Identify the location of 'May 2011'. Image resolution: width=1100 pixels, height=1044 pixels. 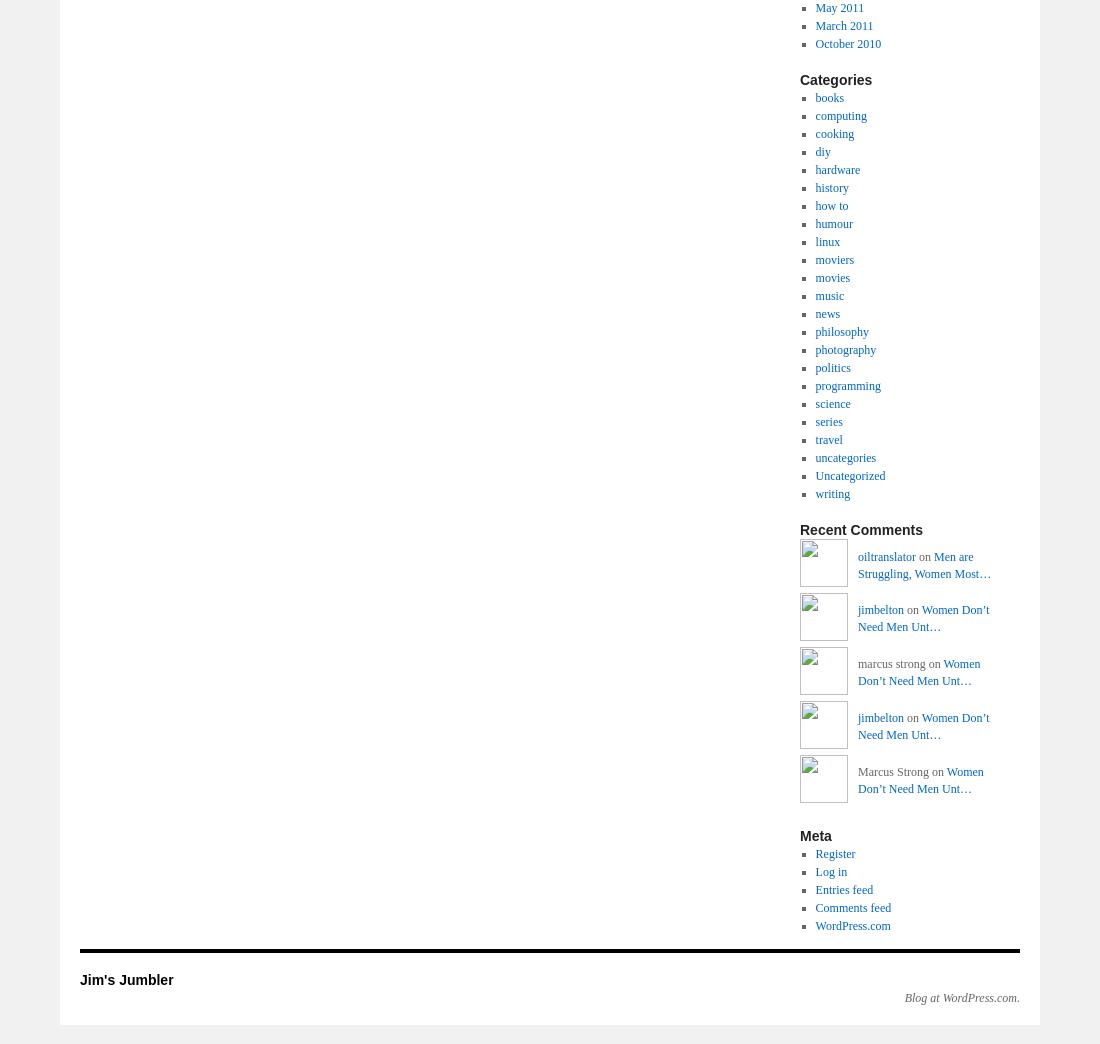
(838, 7).